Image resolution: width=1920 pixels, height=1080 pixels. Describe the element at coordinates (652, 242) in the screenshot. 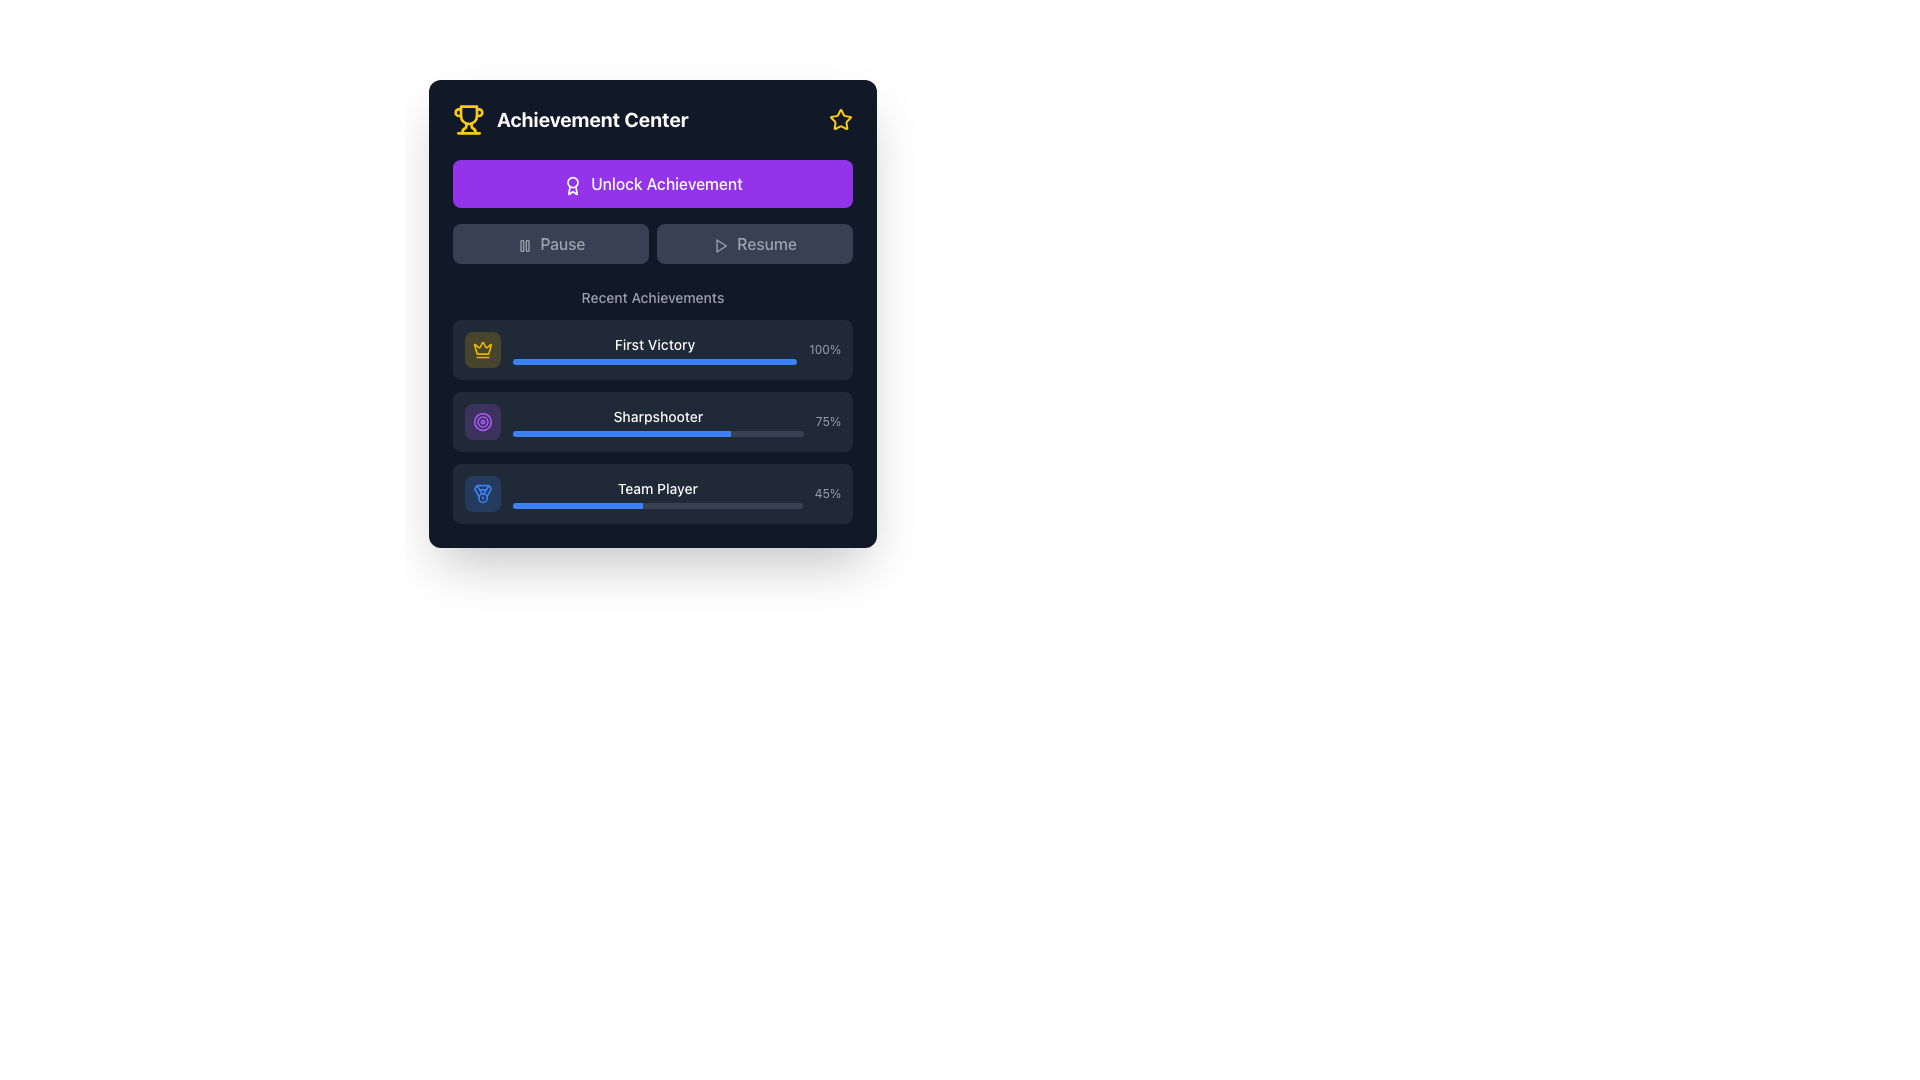

I see `any of the interactive buttons within the control interface located in the middle section of the 'Achievement Center' card, which is positioned below the 'Unlock Achievement' bar` at that location.